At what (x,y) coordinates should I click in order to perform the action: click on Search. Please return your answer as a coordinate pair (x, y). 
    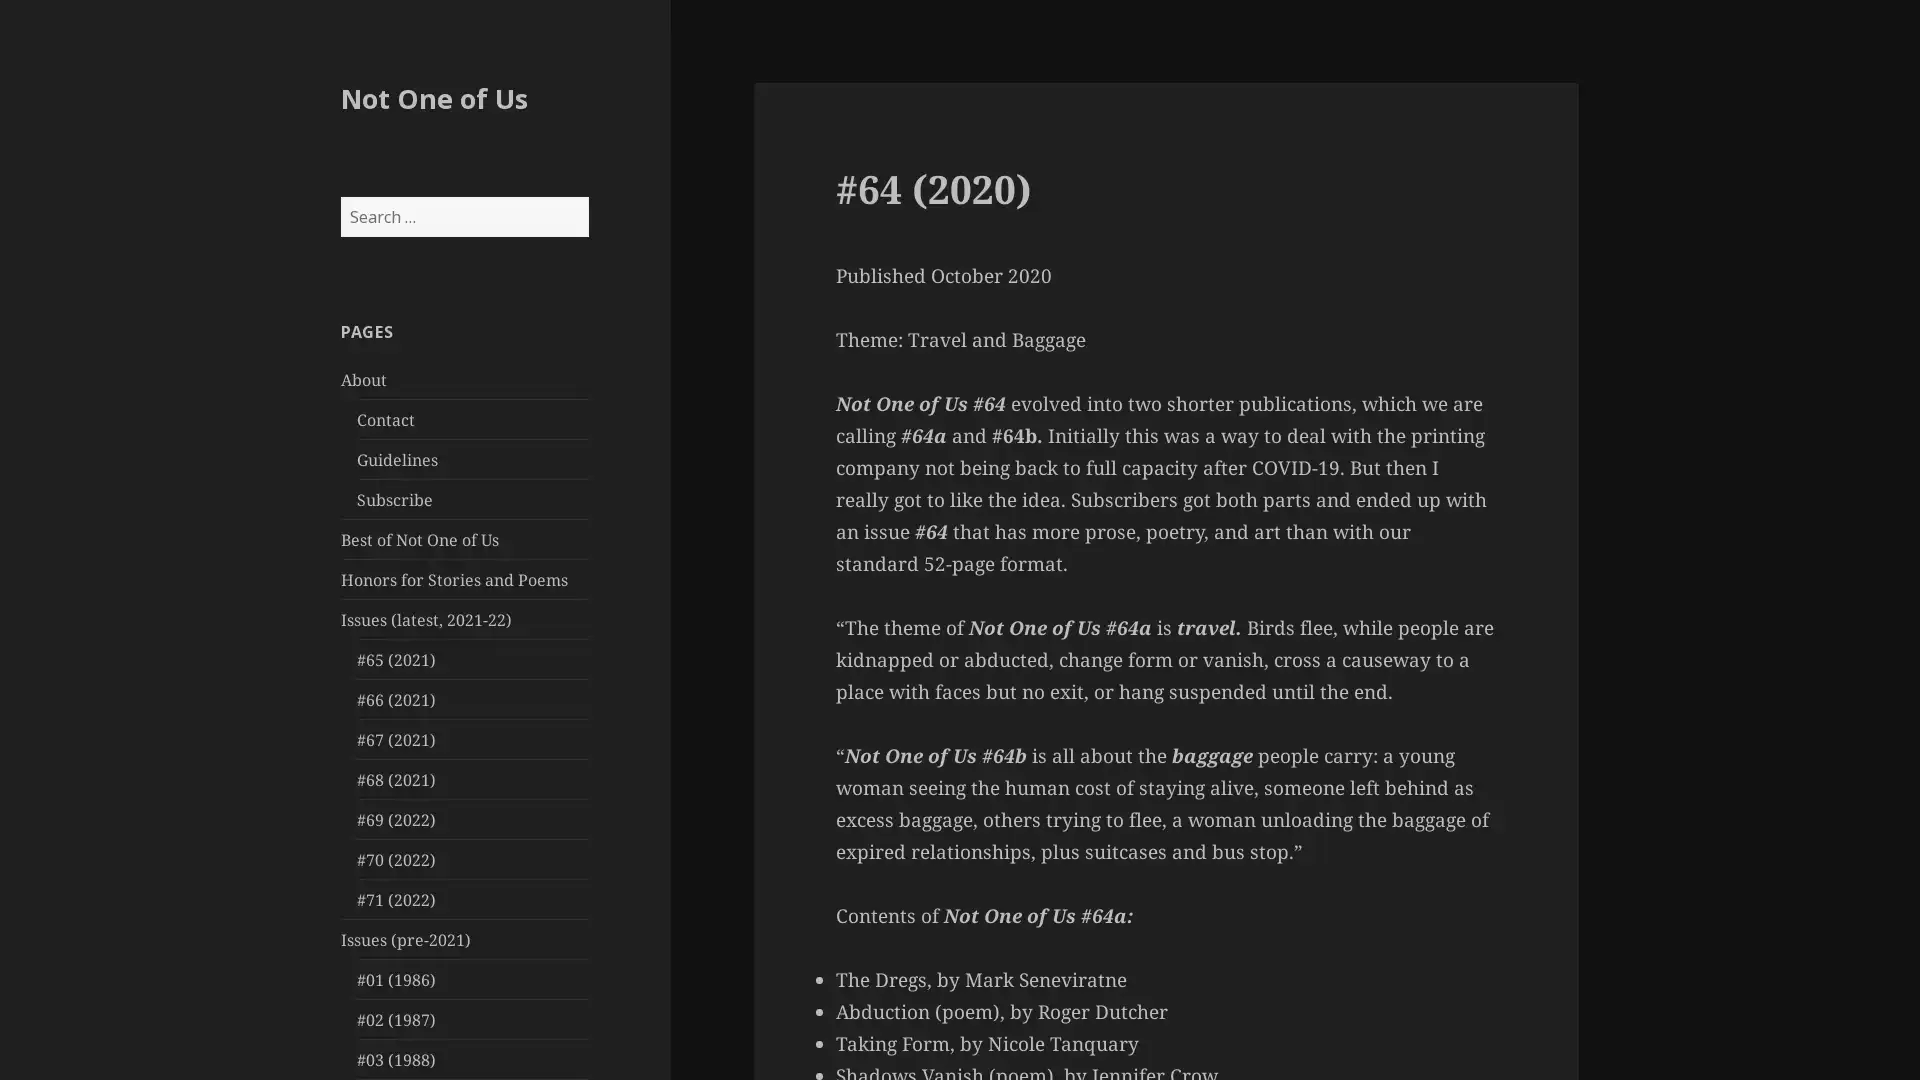
    Looking at the image, I should click on (586, 196).